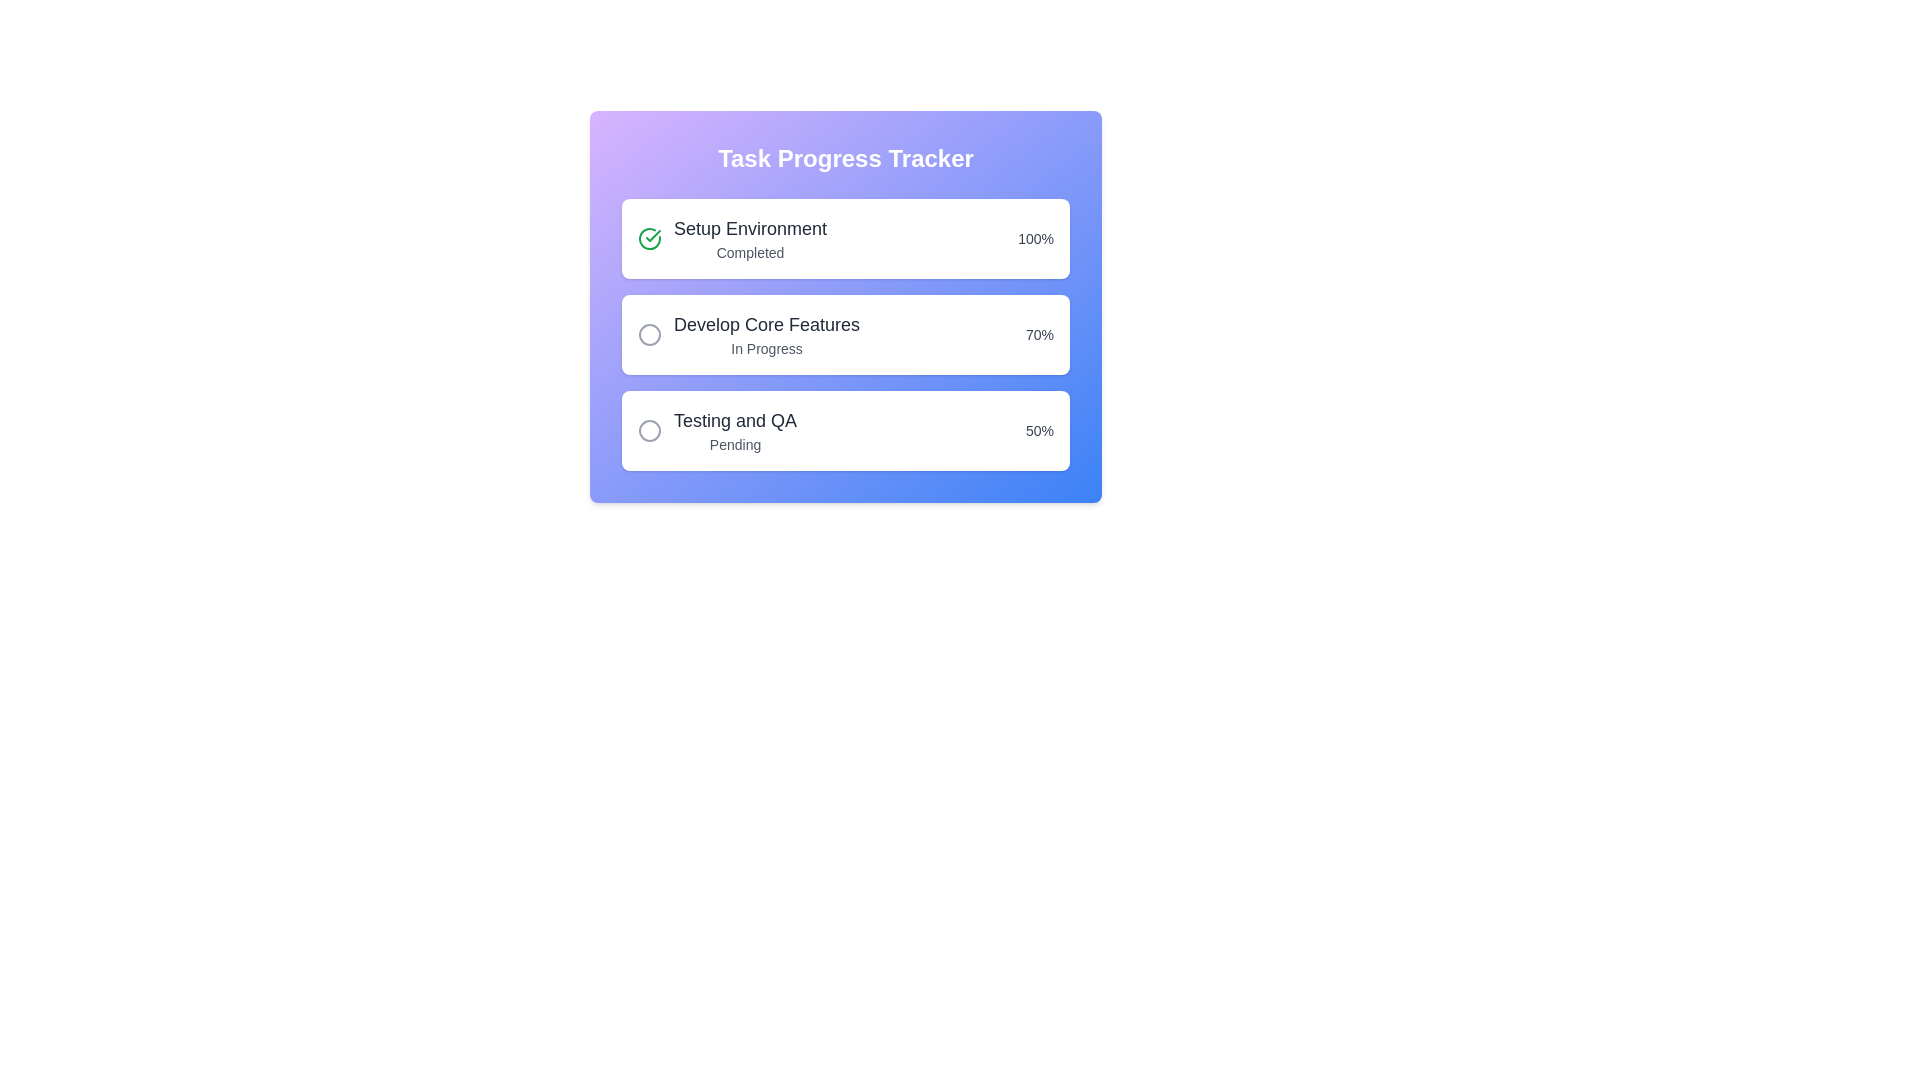 The width and height of the screenshot is (1920, 1080). What do you see at coordinates (766, 323) in the screenshot?
I see `text content of the bold label that says 'Develop Core Features' located in the second task tracking card interface, positioned above the 'In Progress' text and to the right of a circular icon placeholder` at bounding box center [766, 323].